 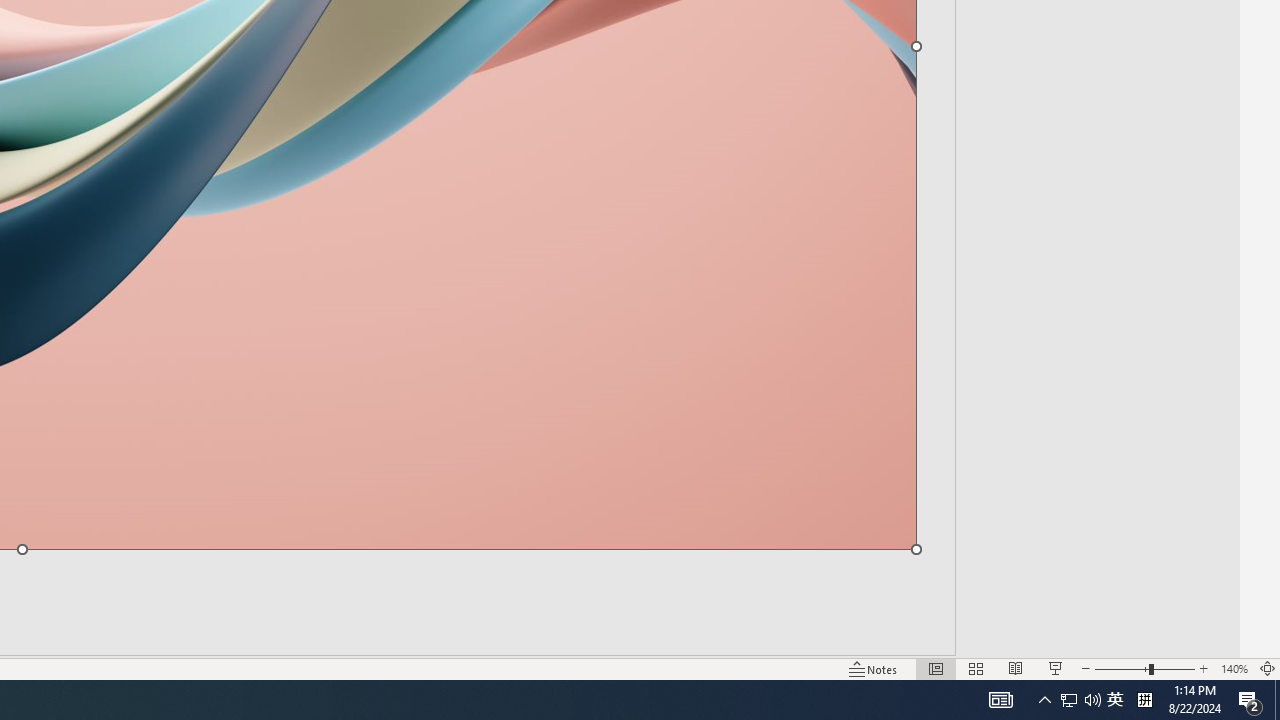 I want to click on 'Reading View', so click(x=1015, y=669).